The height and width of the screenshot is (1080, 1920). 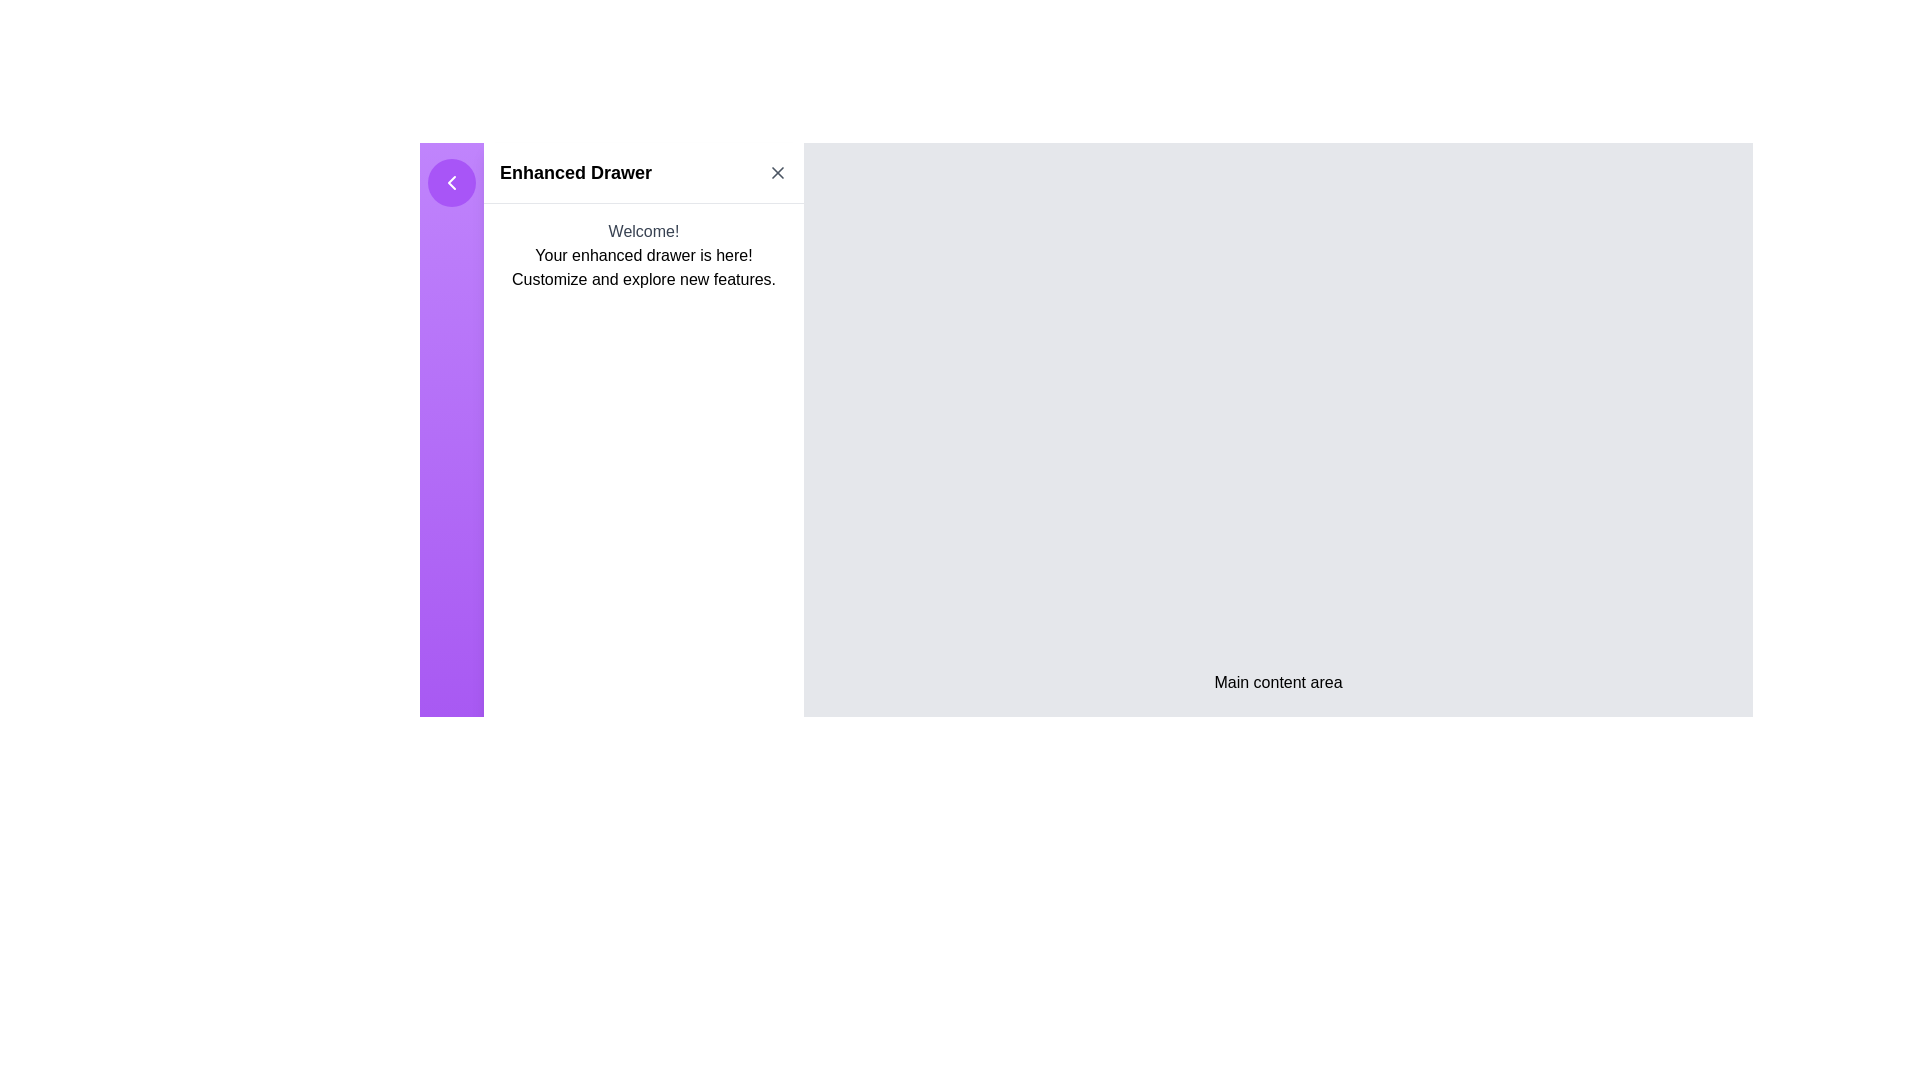 What do you see at coordinates (643, 254) in the screenshot?
I see `the static text box element that conveys a welcome message for accessibility tools to read the text out` at bounding box center [643, 254].